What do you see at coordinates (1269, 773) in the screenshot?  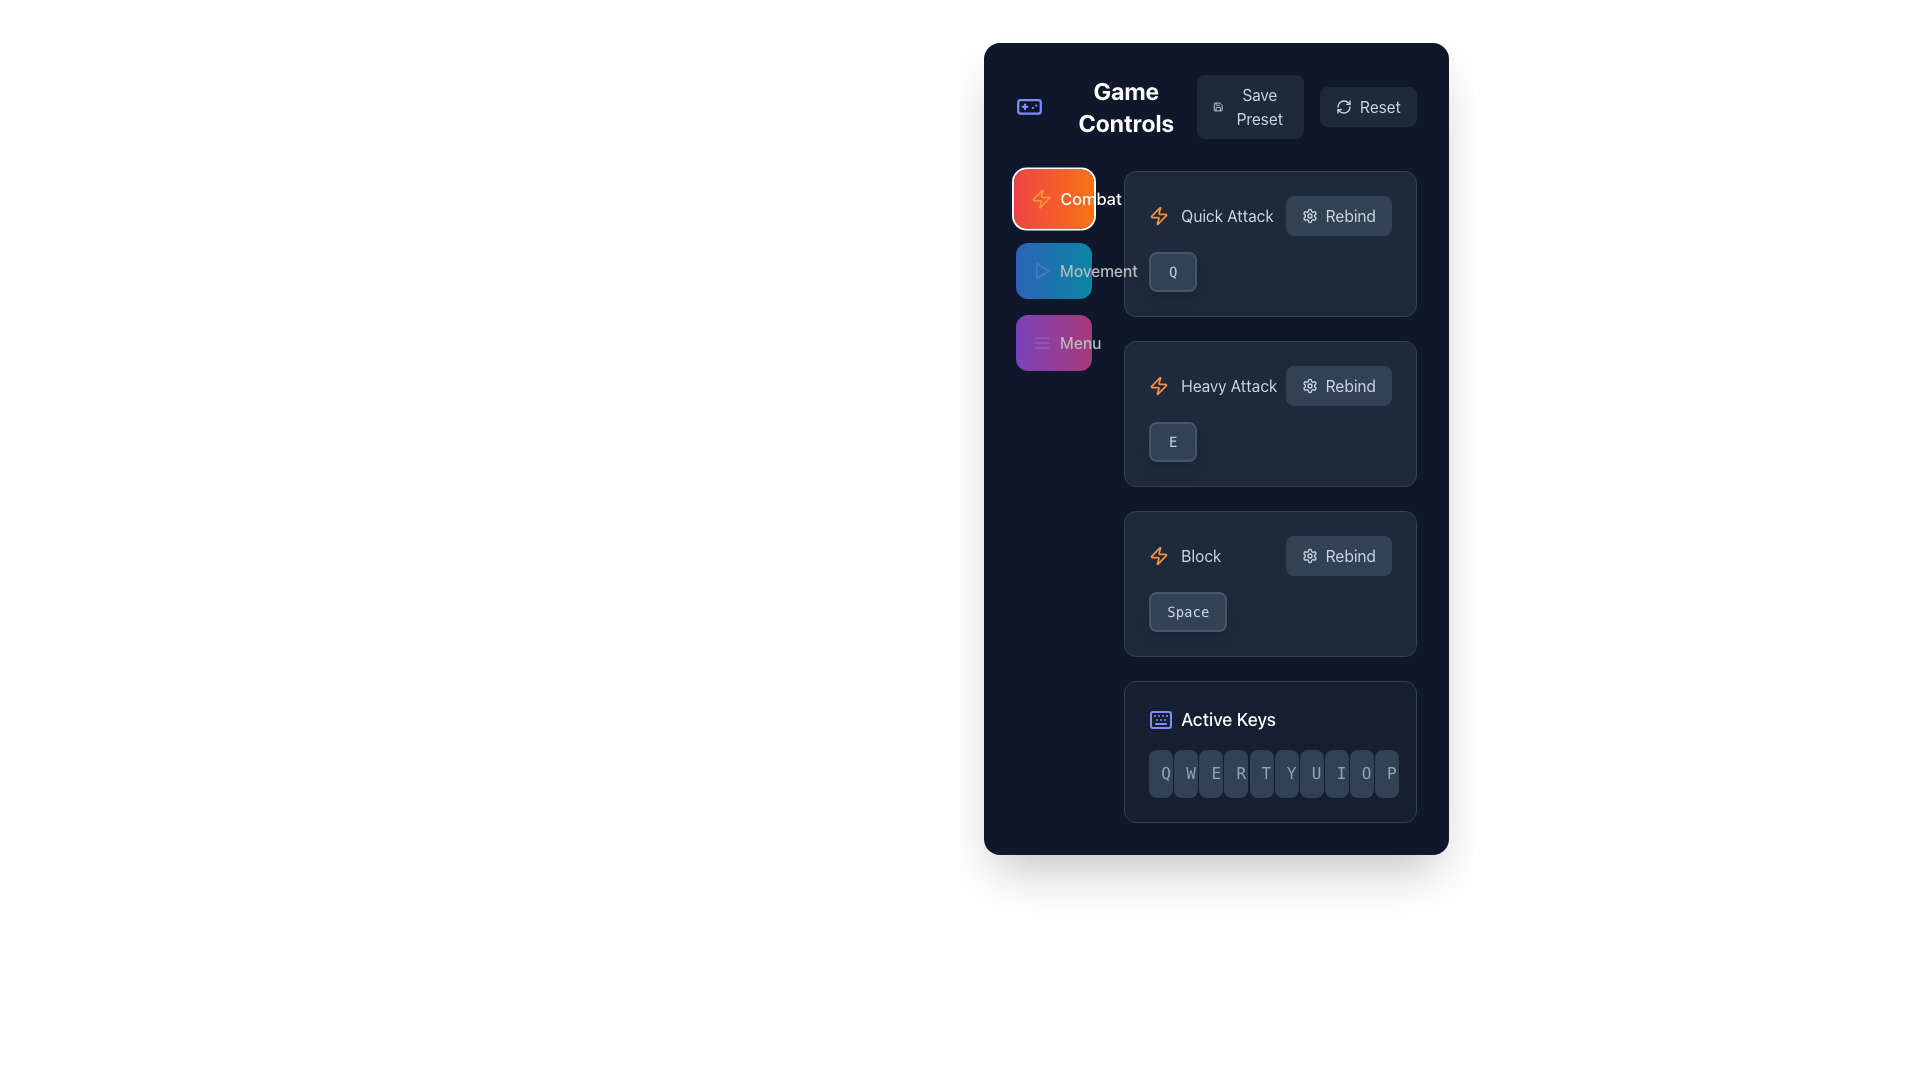 I see `the 'QWERTYUIOP' grid layout in the 'Active Keys' section, located toward the bottom of the displayed page` at bounding box center [1269, 773].